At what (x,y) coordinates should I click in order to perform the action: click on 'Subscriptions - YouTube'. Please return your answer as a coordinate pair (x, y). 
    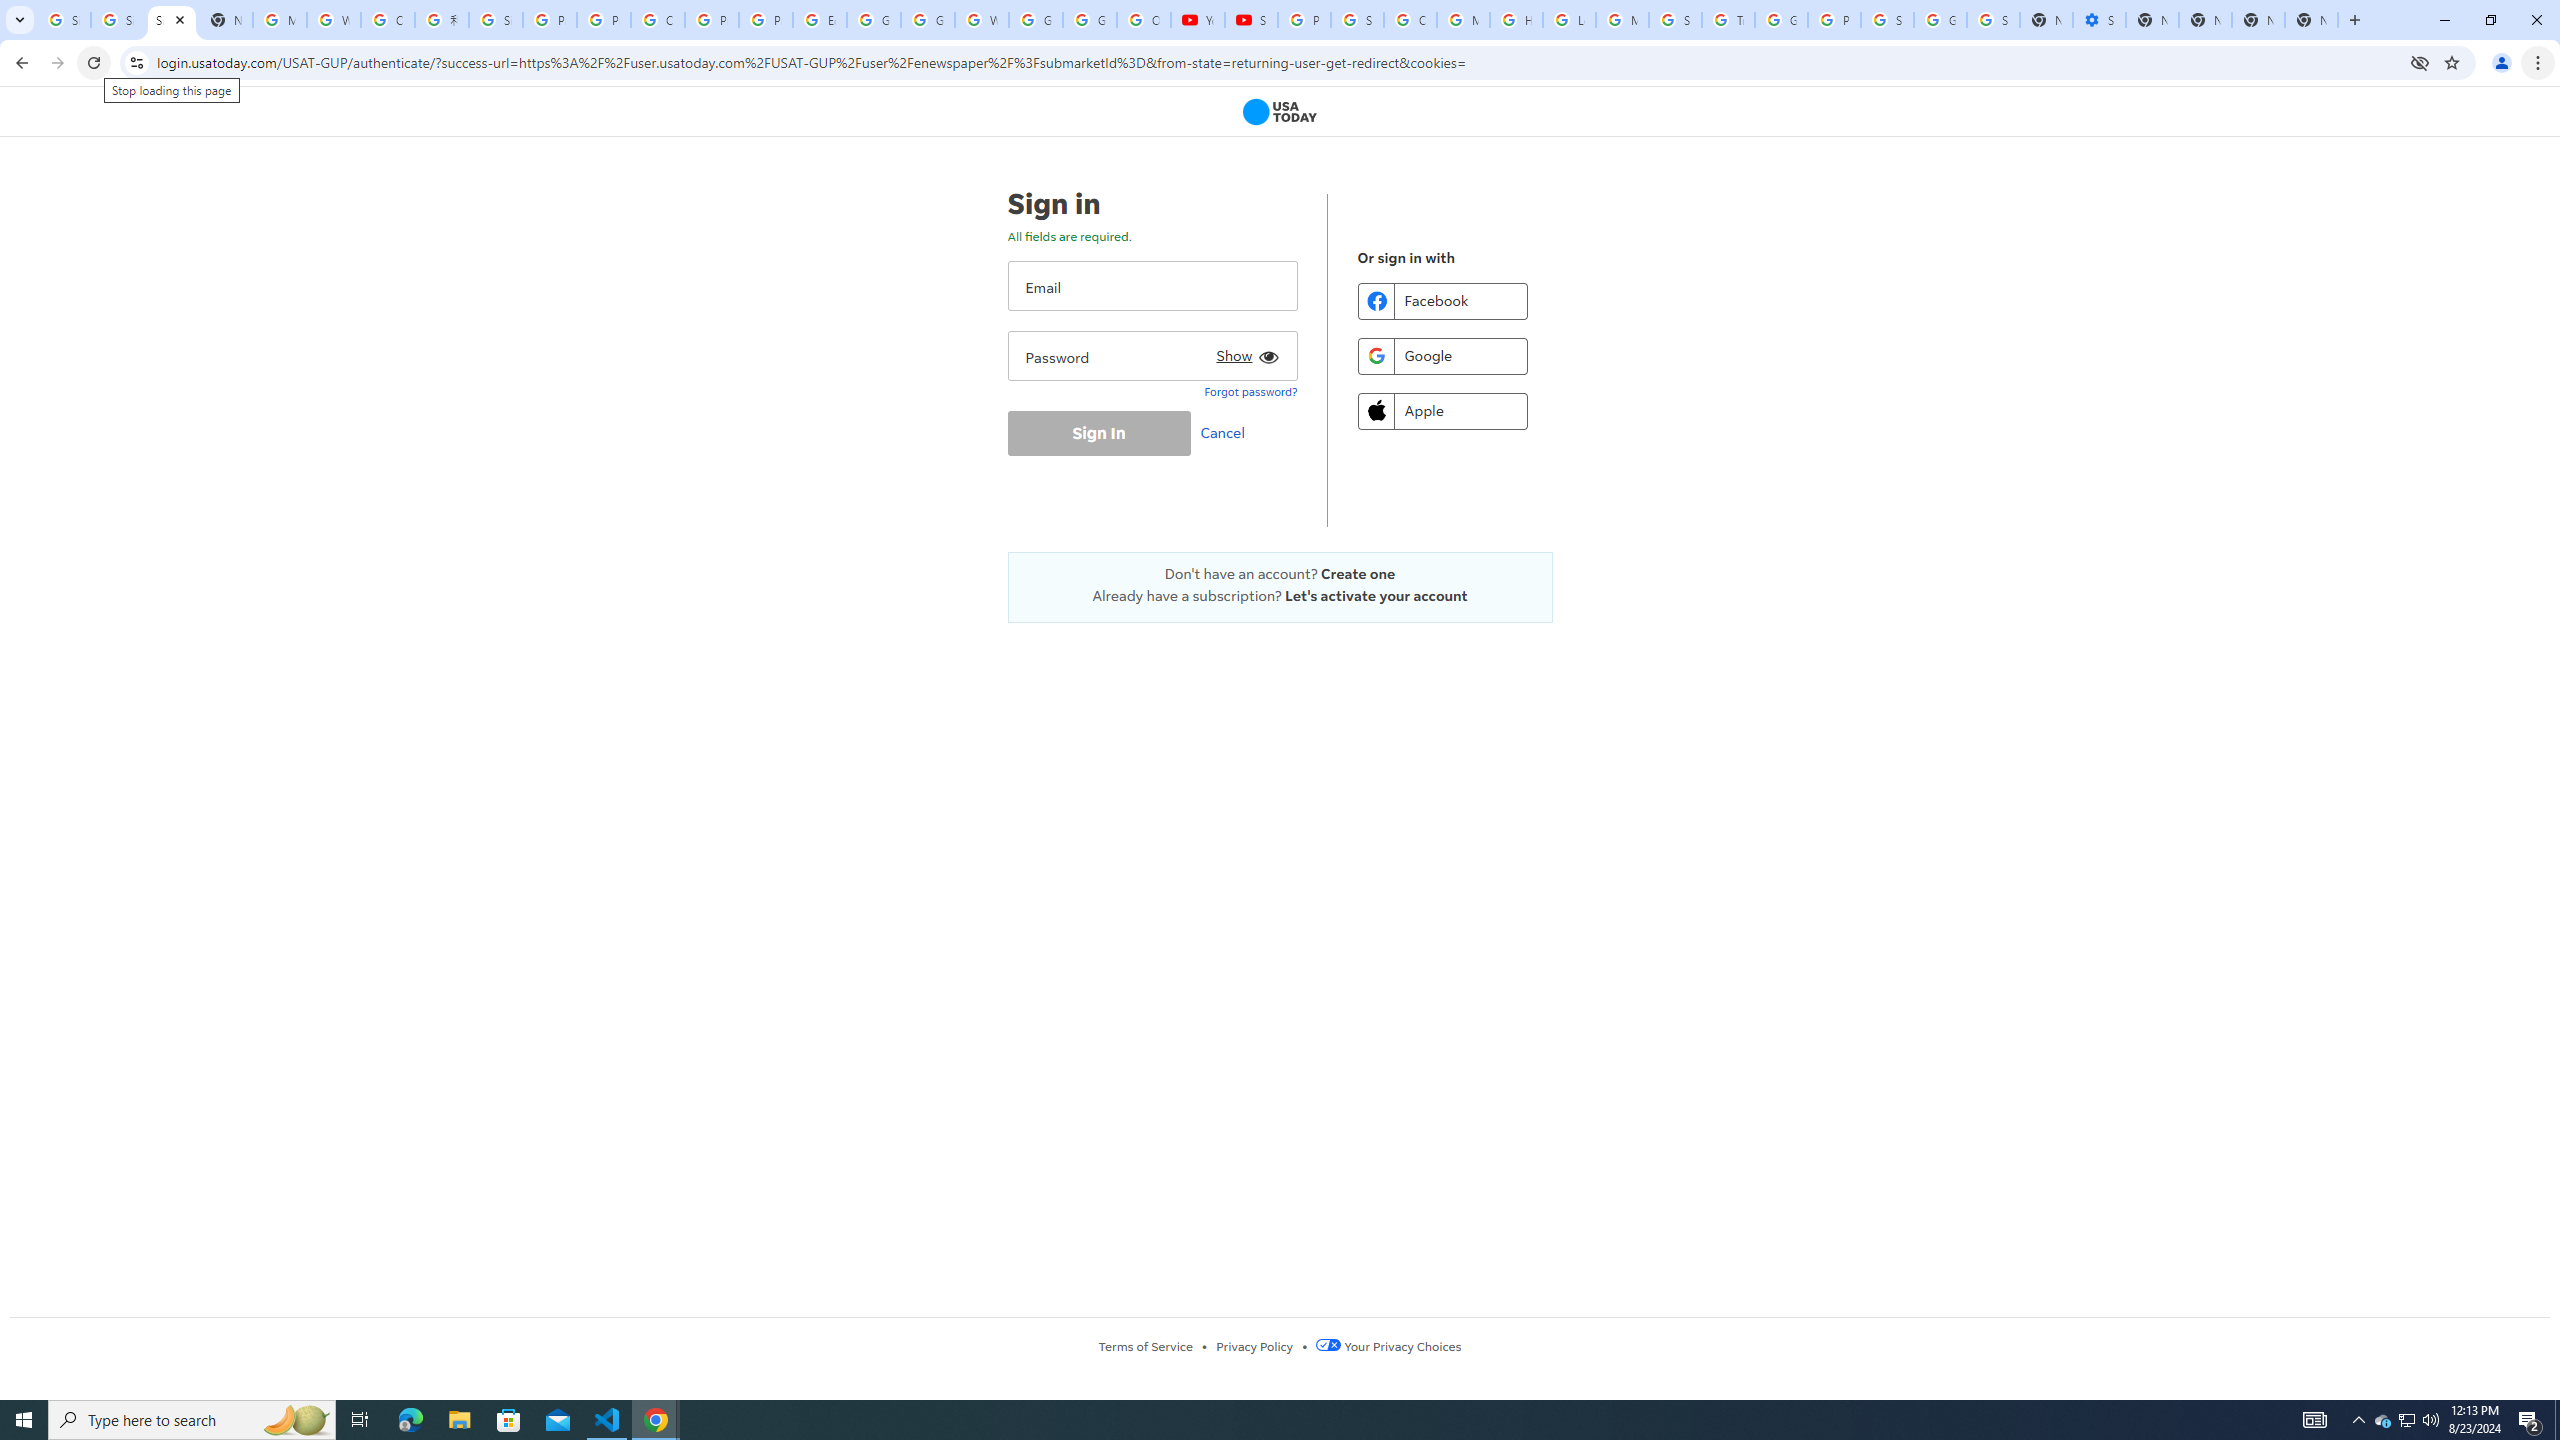
    Looking at the image, I should click on (1251, 19).